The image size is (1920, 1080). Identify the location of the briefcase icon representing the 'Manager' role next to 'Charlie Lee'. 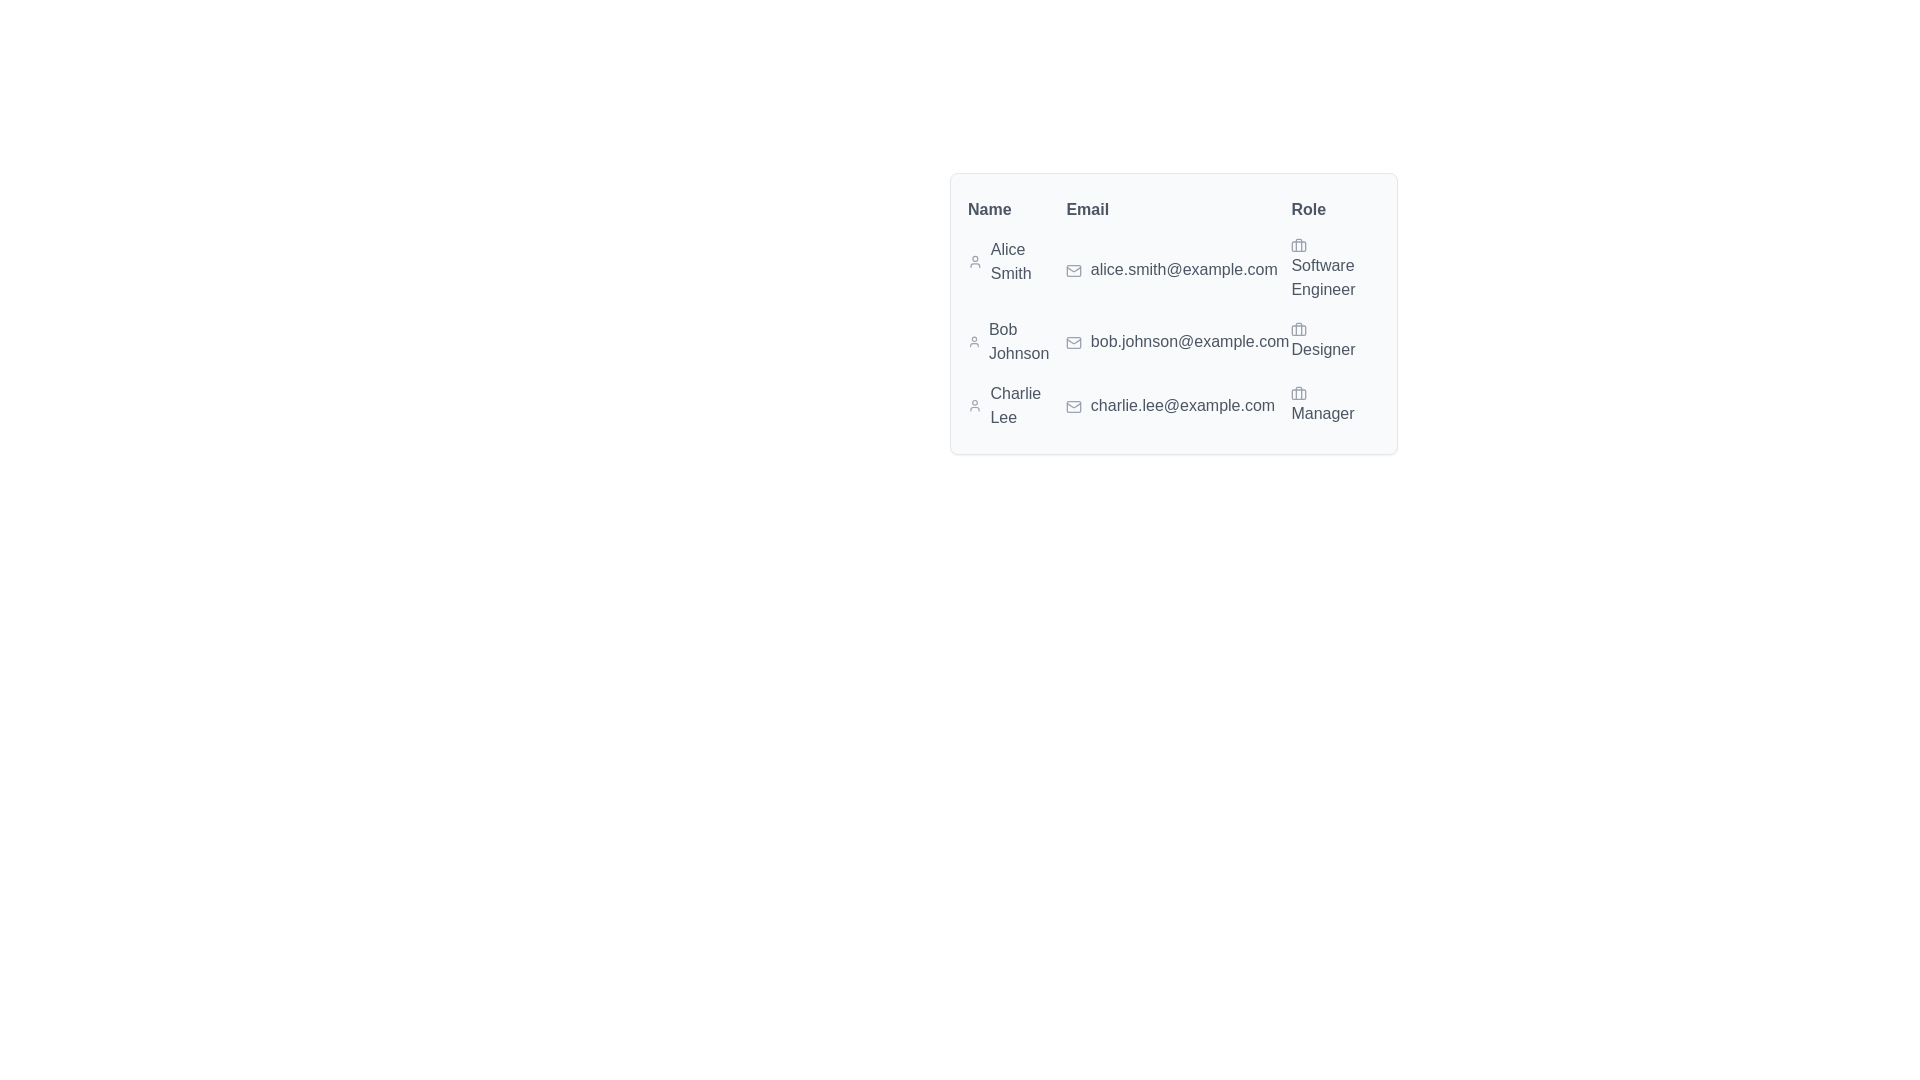
(1299, 393).